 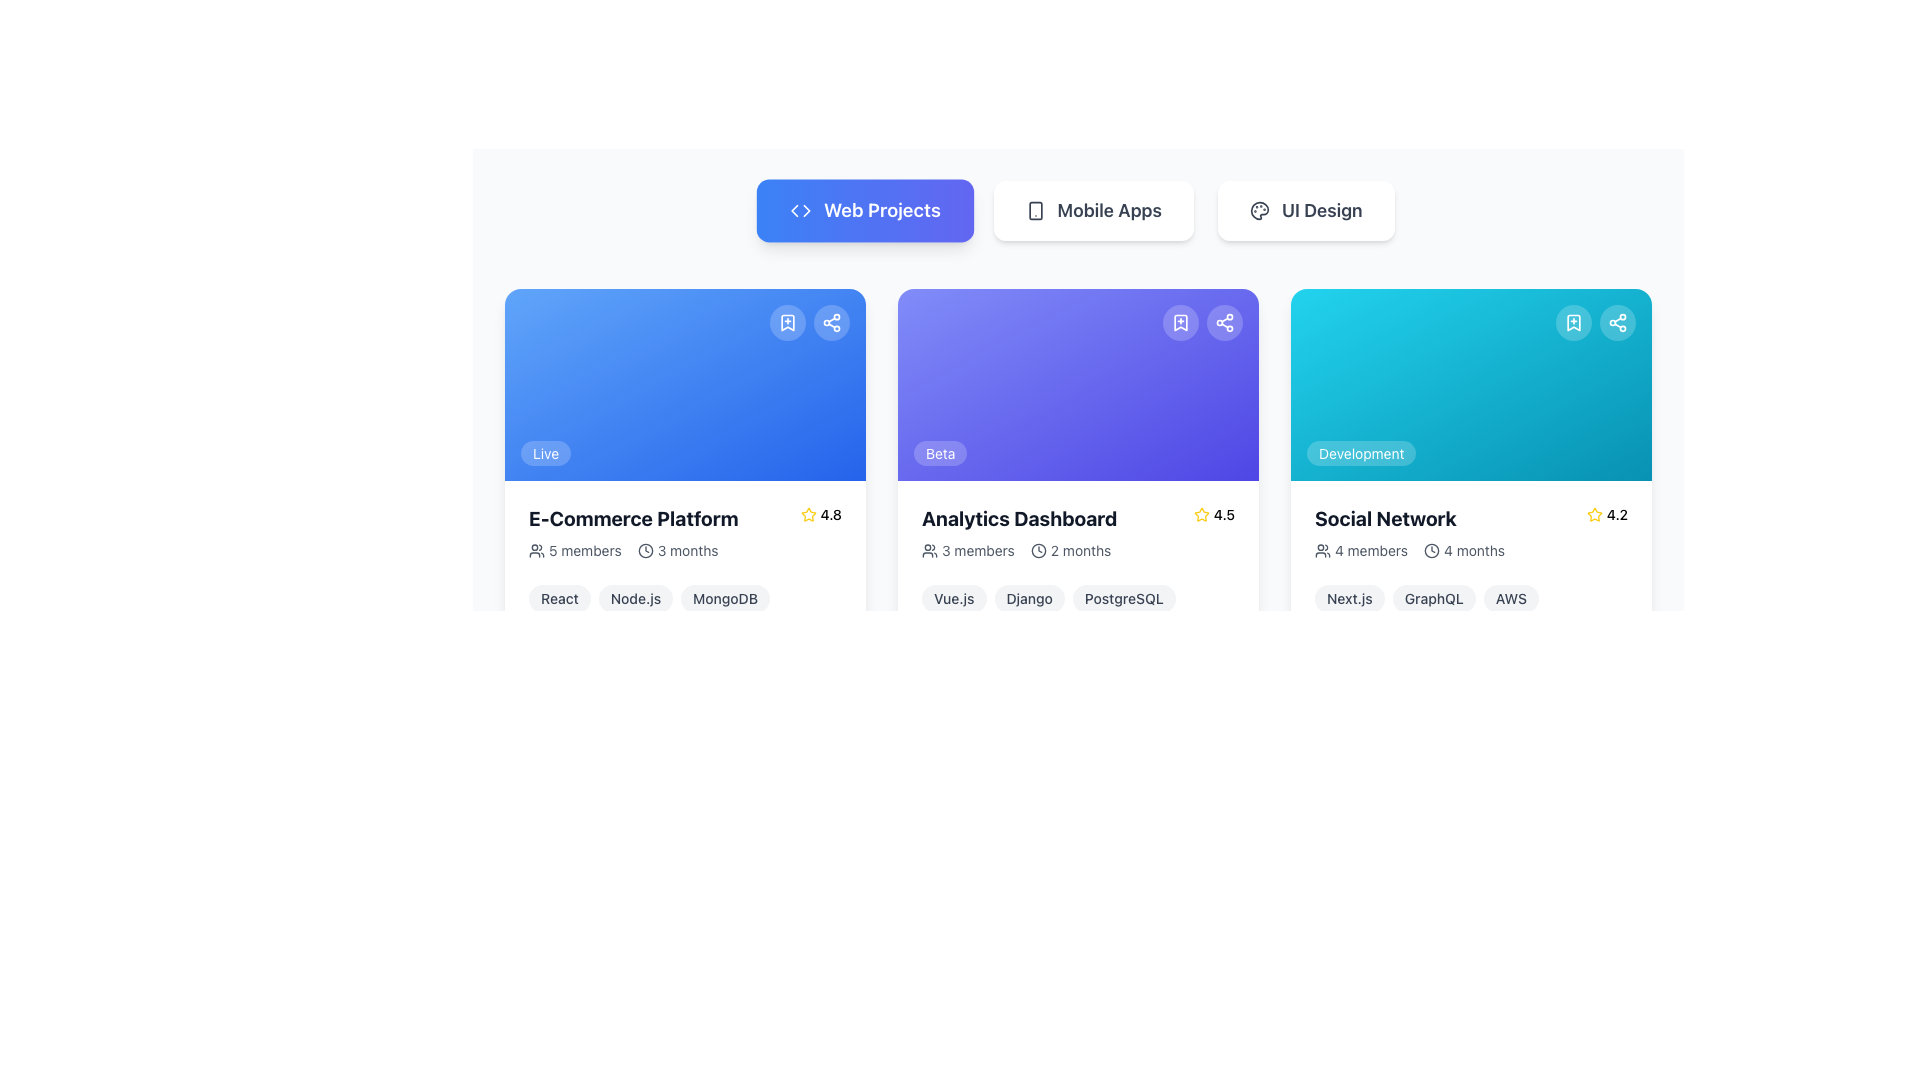 What do you see at coordinates (584, 551) in the screenshot?
I see `the Text label displaying the number of members associated with the 'E-Commerce Platform' project to potentially display a tooltip` at bounding box center [584, 551].